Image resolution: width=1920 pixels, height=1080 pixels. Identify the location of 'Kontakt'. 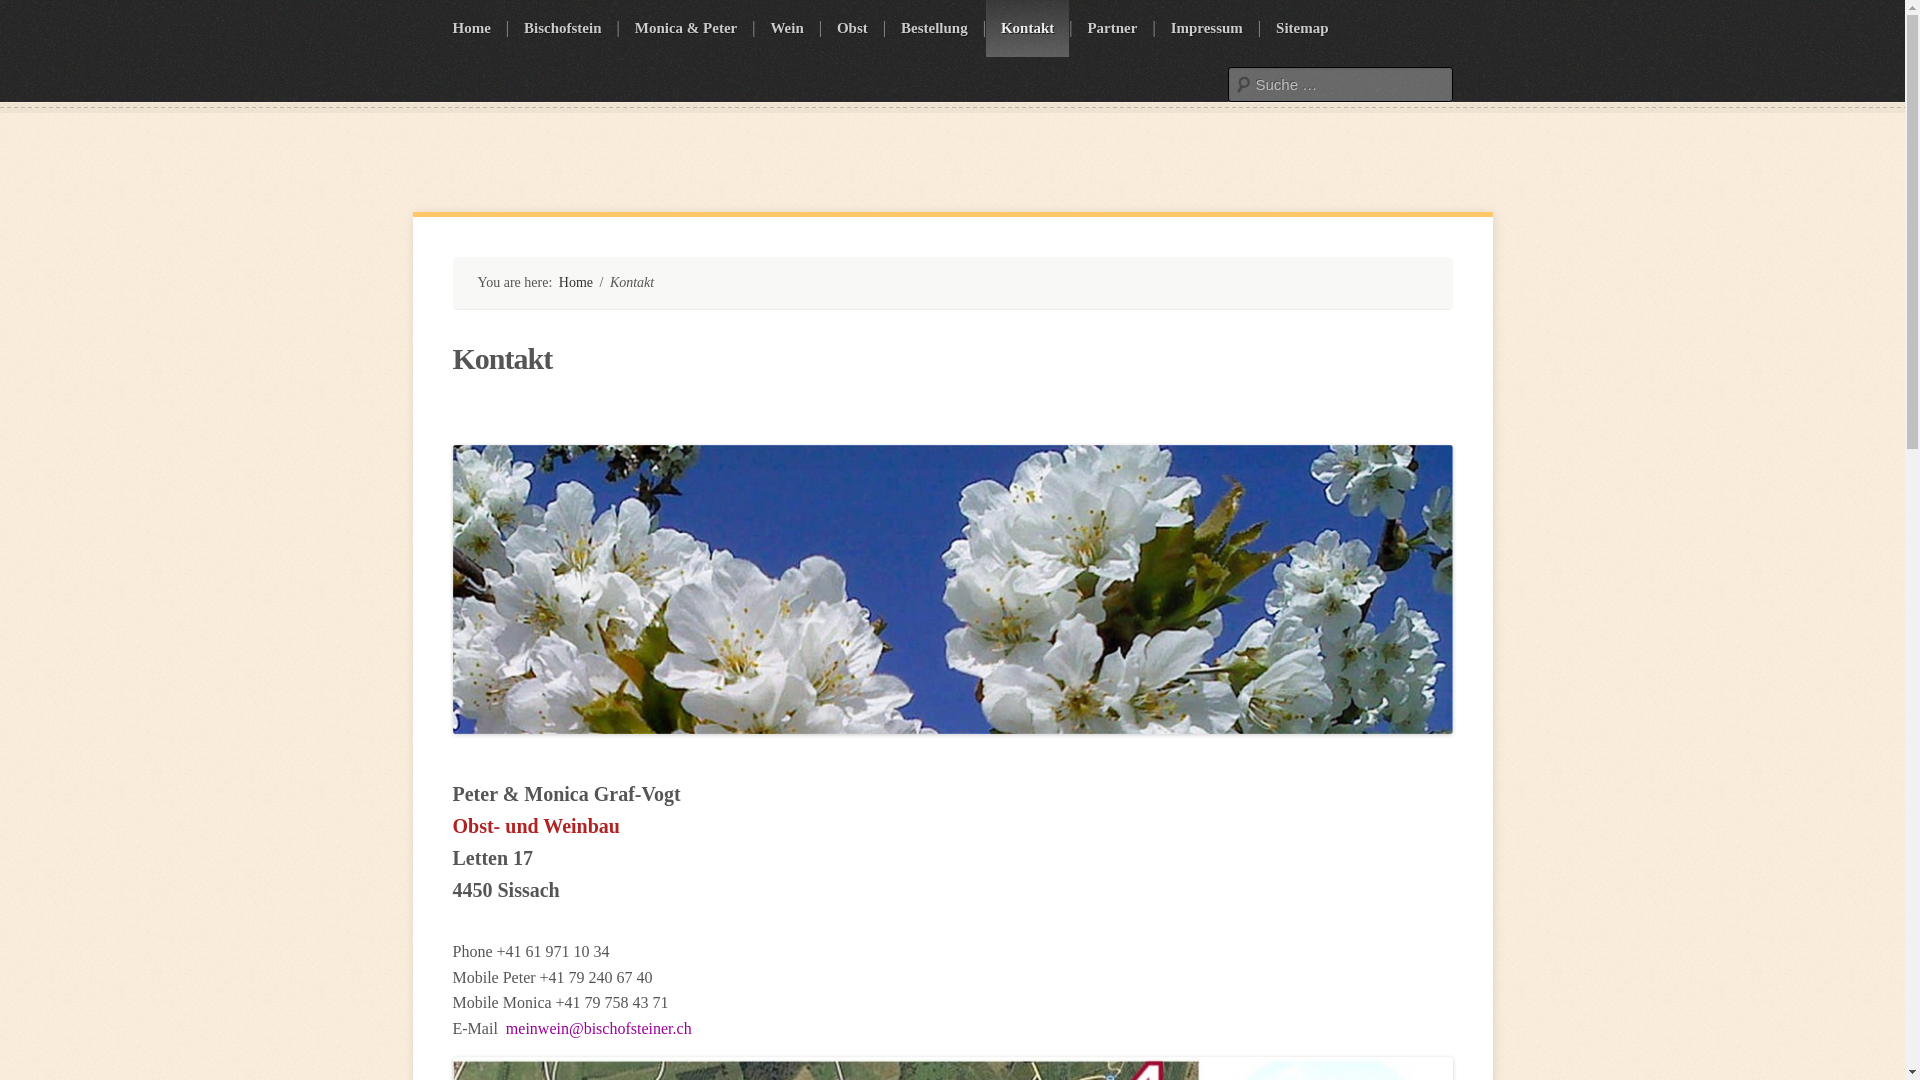
(1027, 28).